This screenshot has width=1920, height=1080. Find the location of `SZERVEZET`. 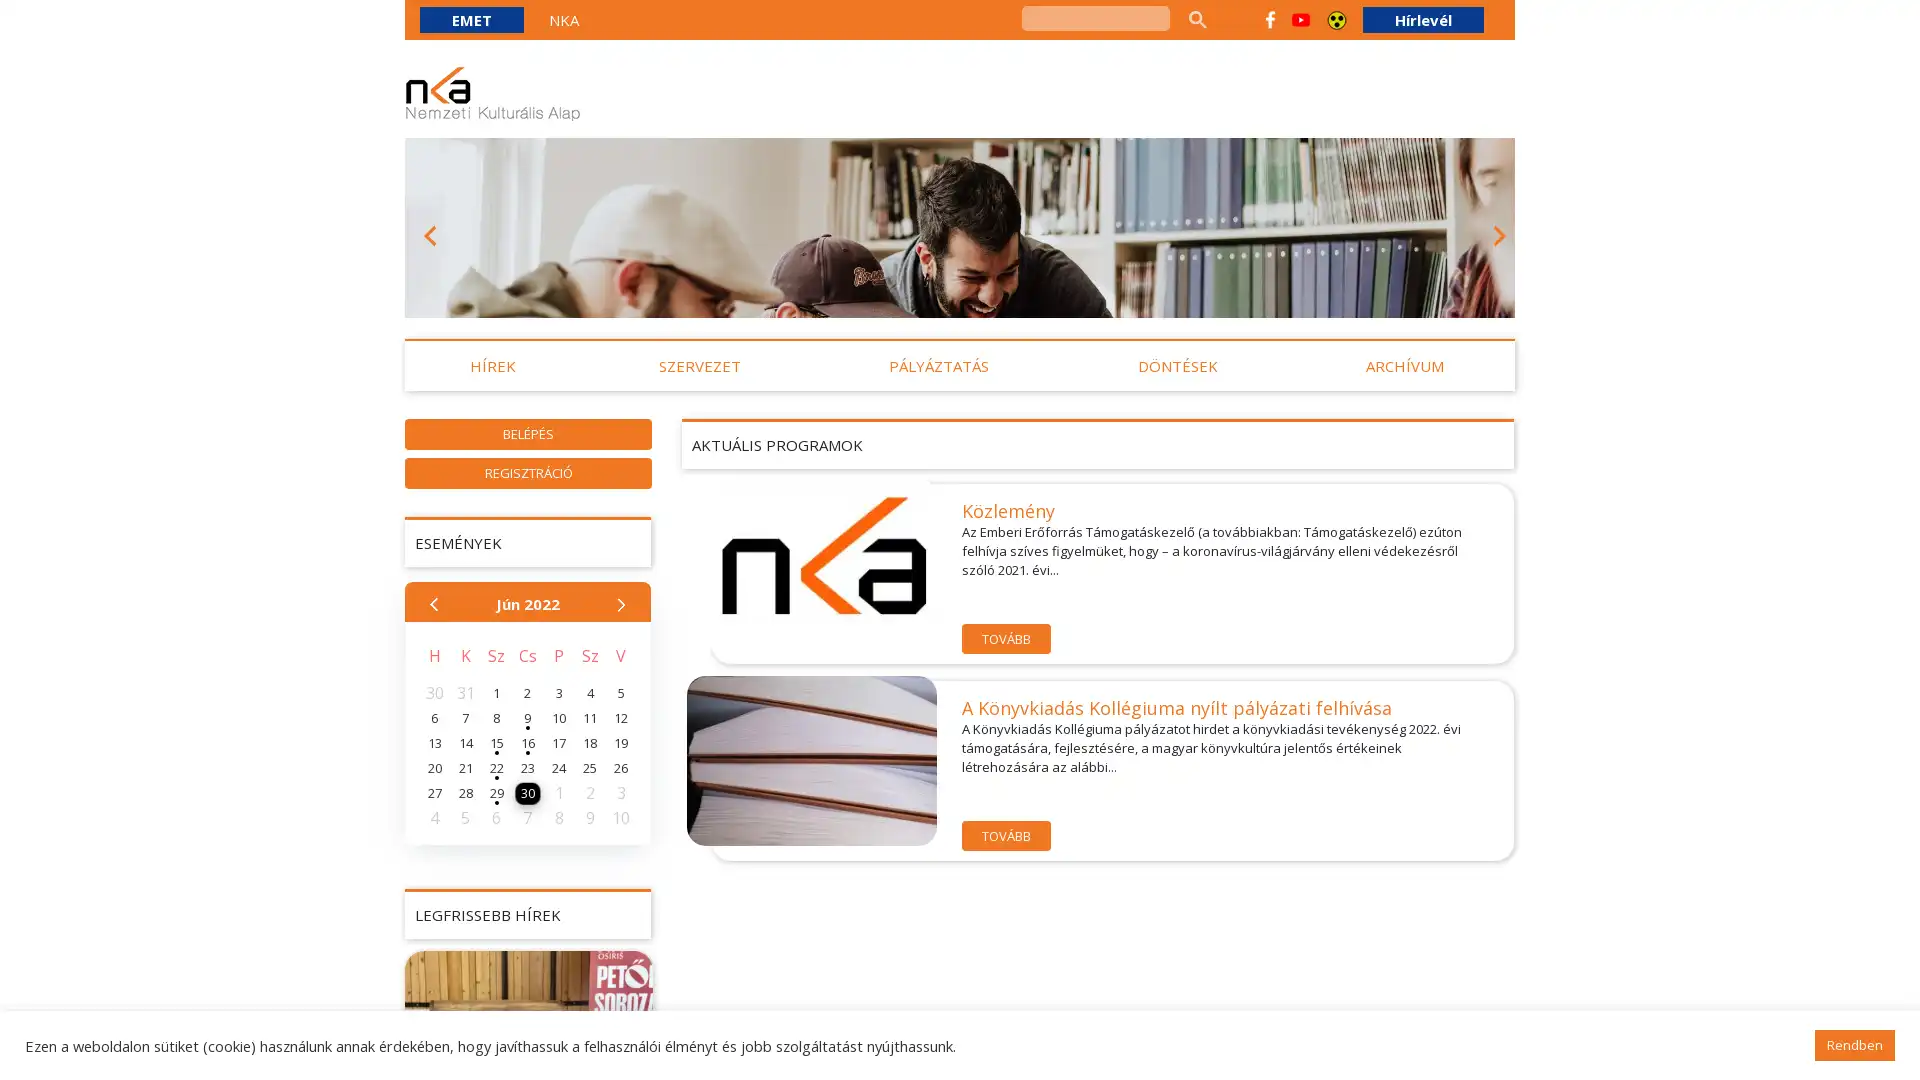

SZERVEZET is located at coordinates (699, 366).